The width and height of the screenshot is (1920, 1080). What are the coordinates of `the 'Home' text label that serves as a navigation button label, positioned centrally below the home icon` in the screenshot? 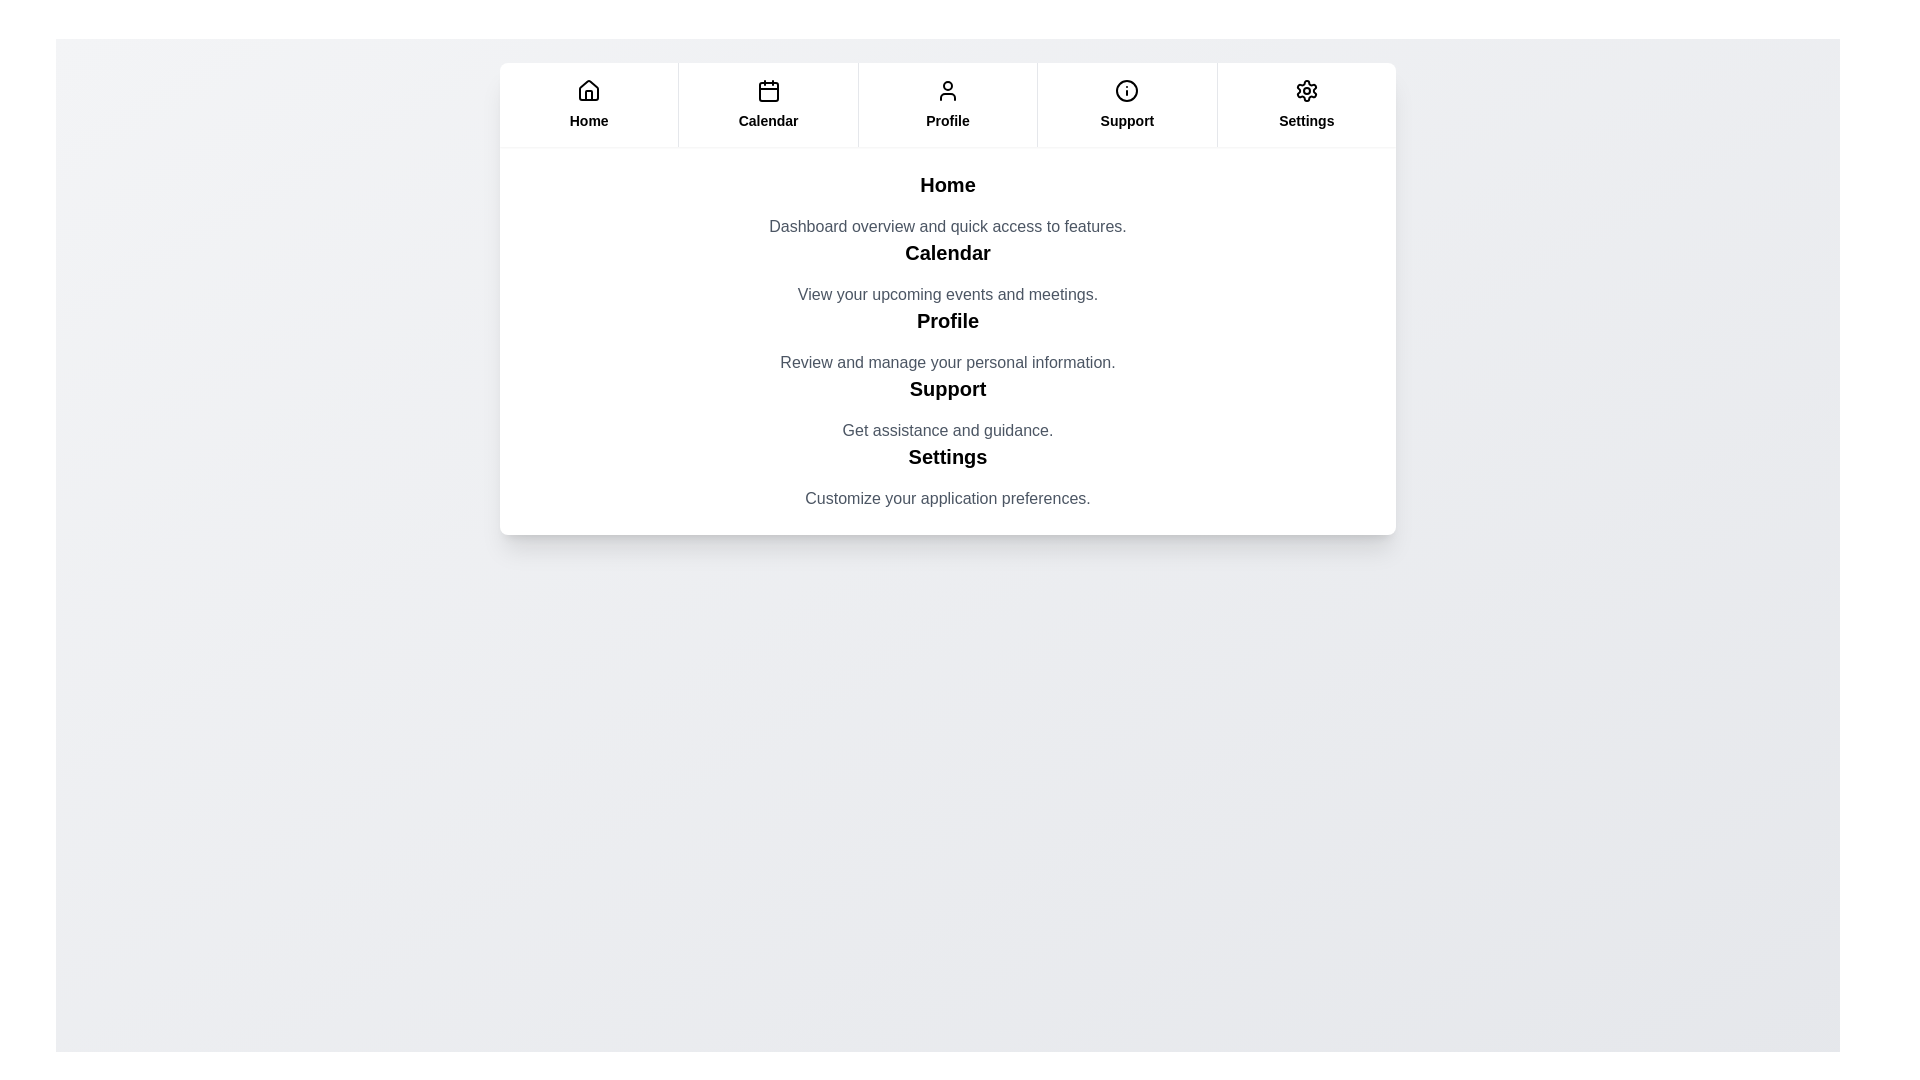 It's located at (588, 120).